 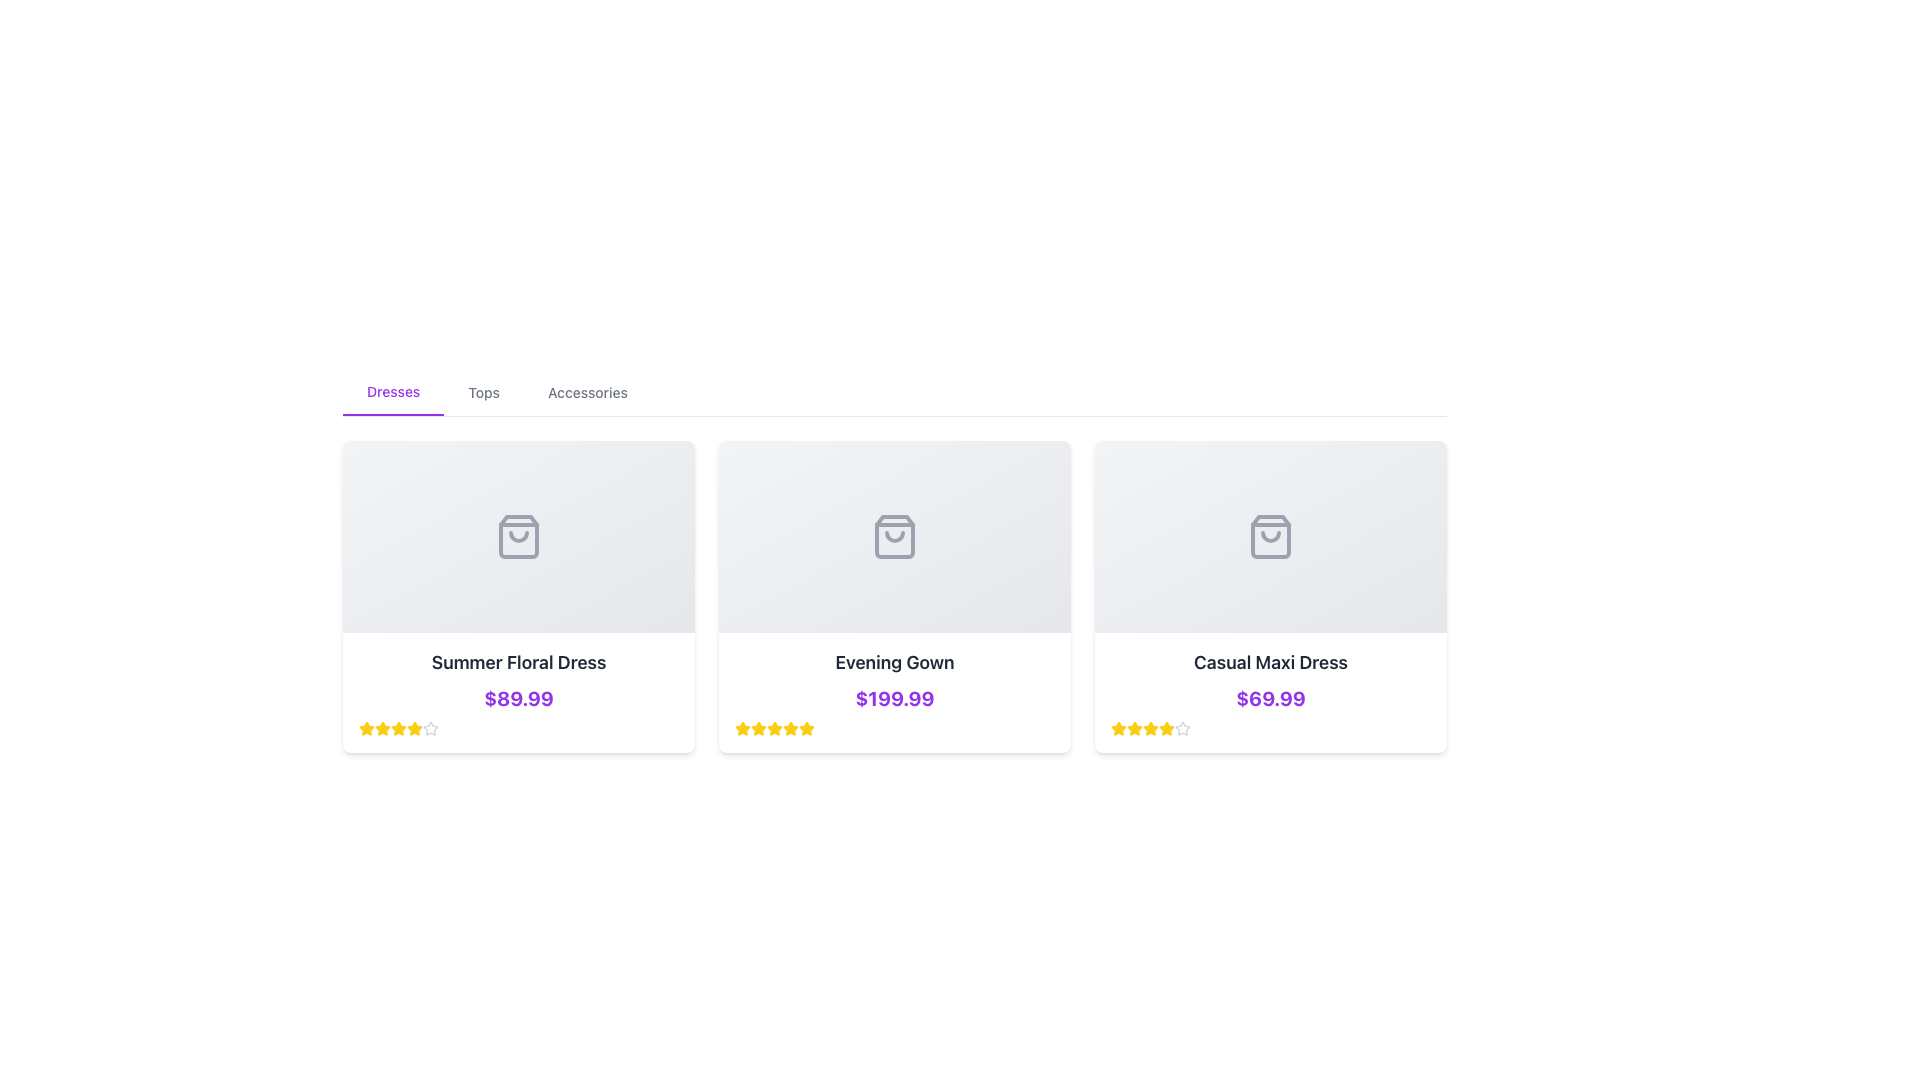 I want to click on the fourth star icon in the five-star rating system for the 'Casual Maxi Dress' product card, so click(x=1117, y=728).